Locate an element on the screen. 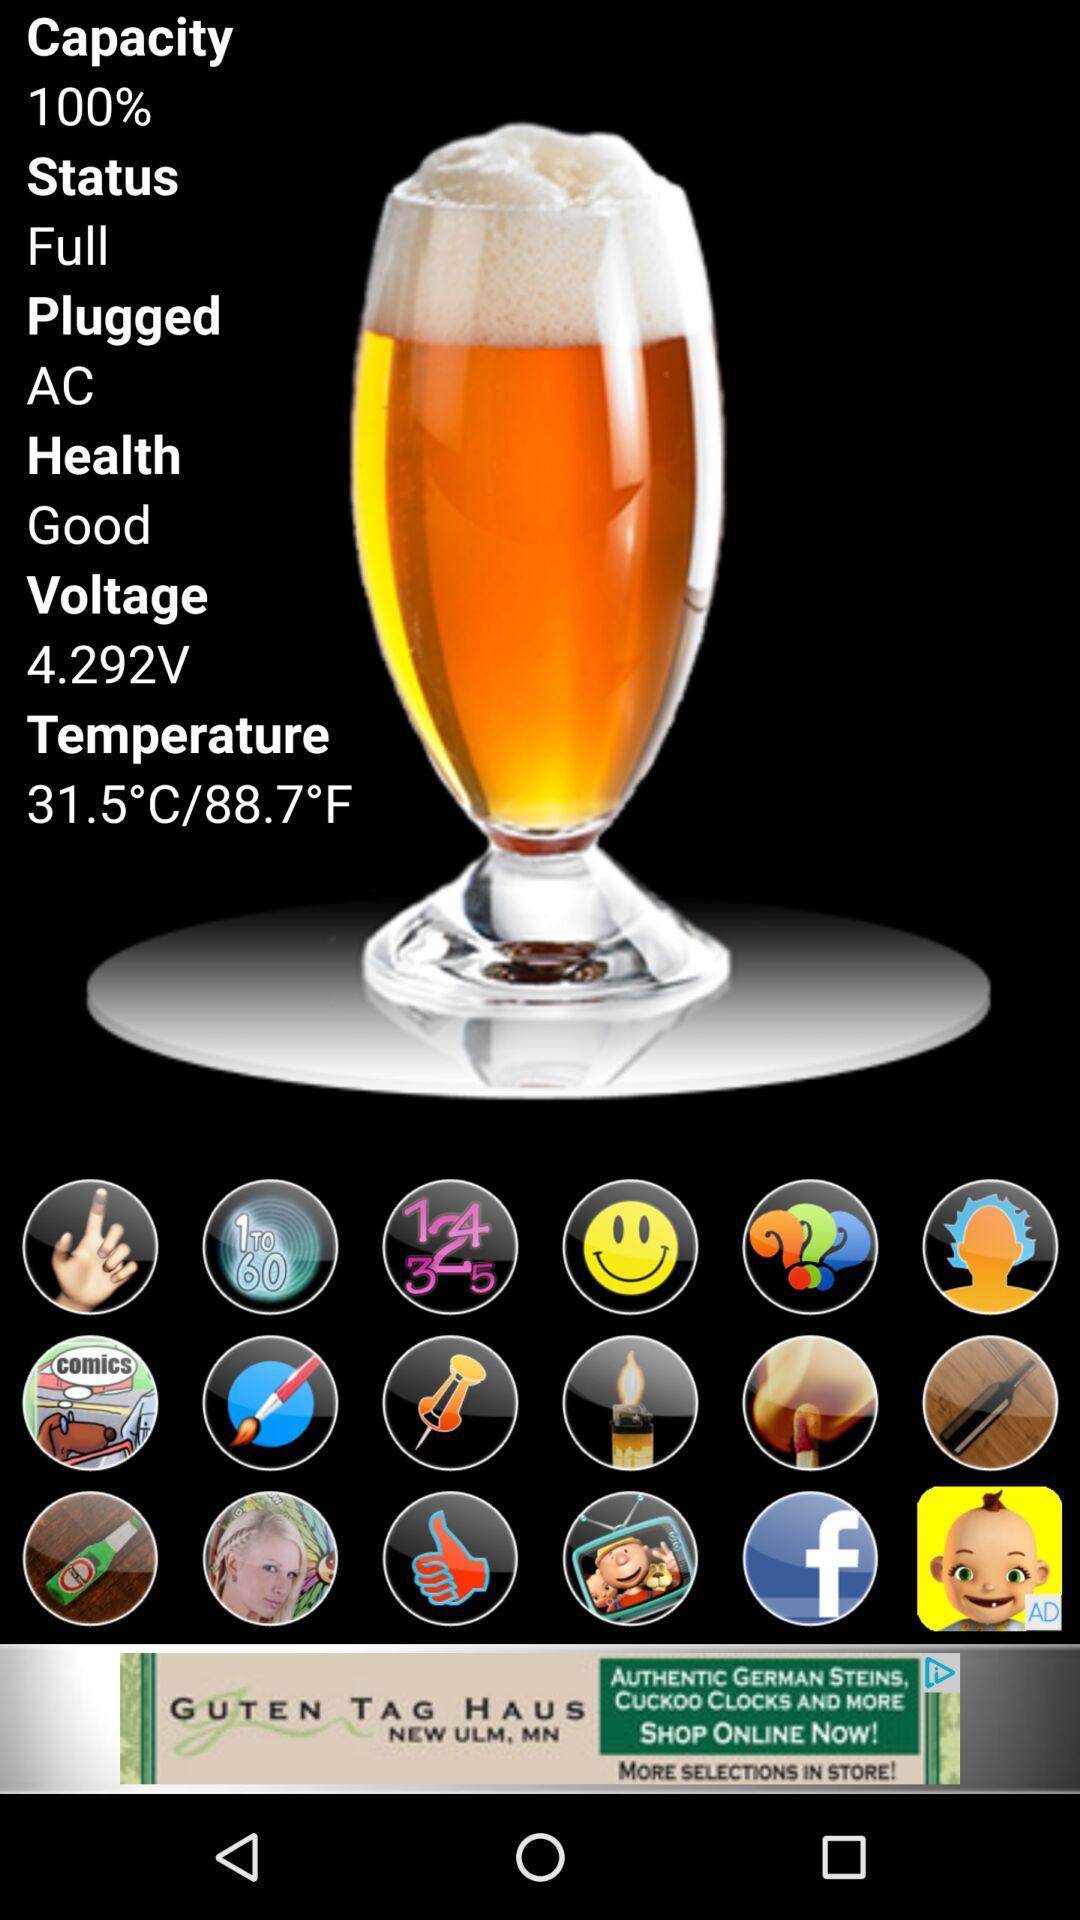 The height and width of the screenshot is (1920, 1080). visit website is located at coordinates (540, 1717).